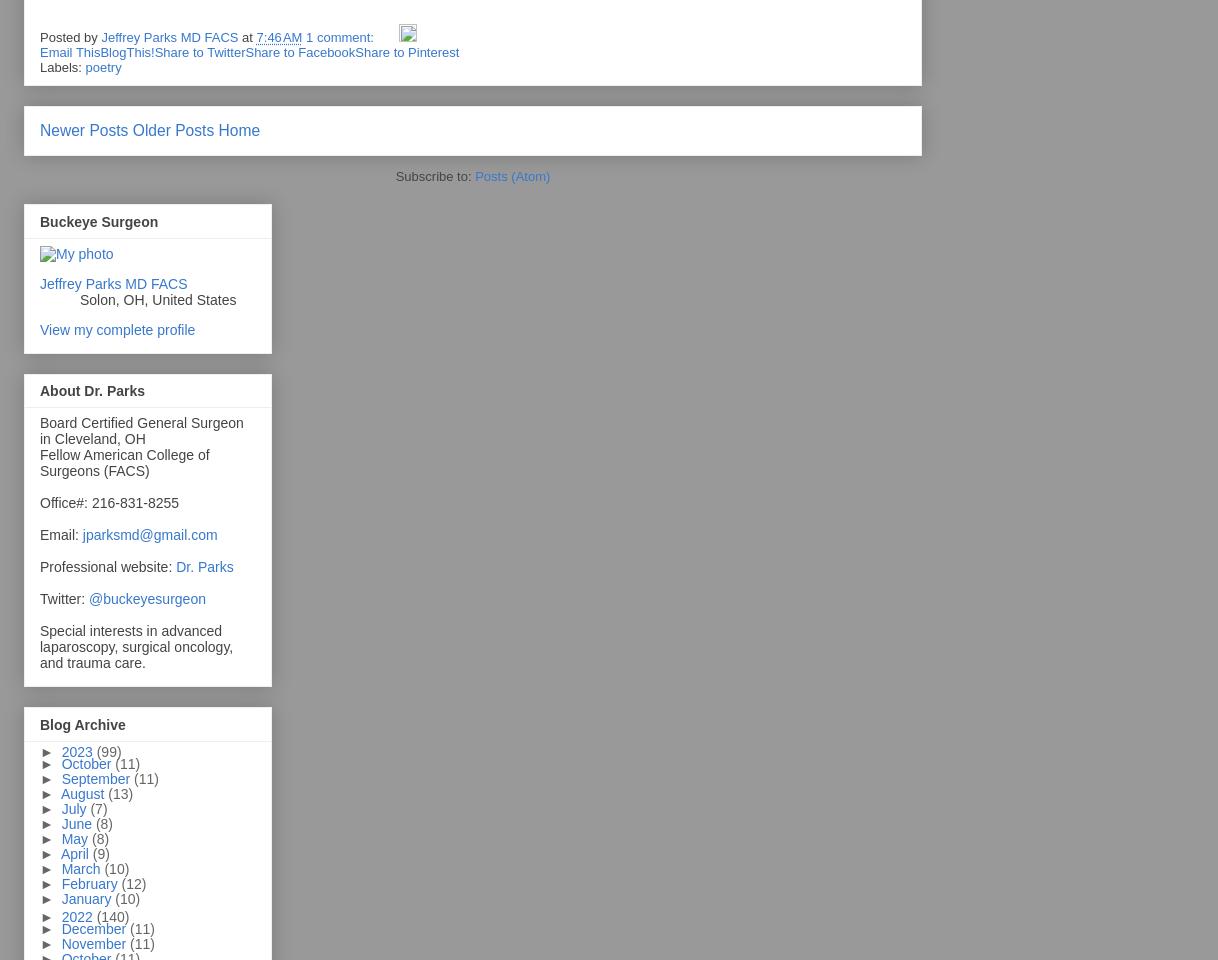 This screenshot has width=1218, height=960. I want to click on 'Share to Twitter', so click(152, 51).